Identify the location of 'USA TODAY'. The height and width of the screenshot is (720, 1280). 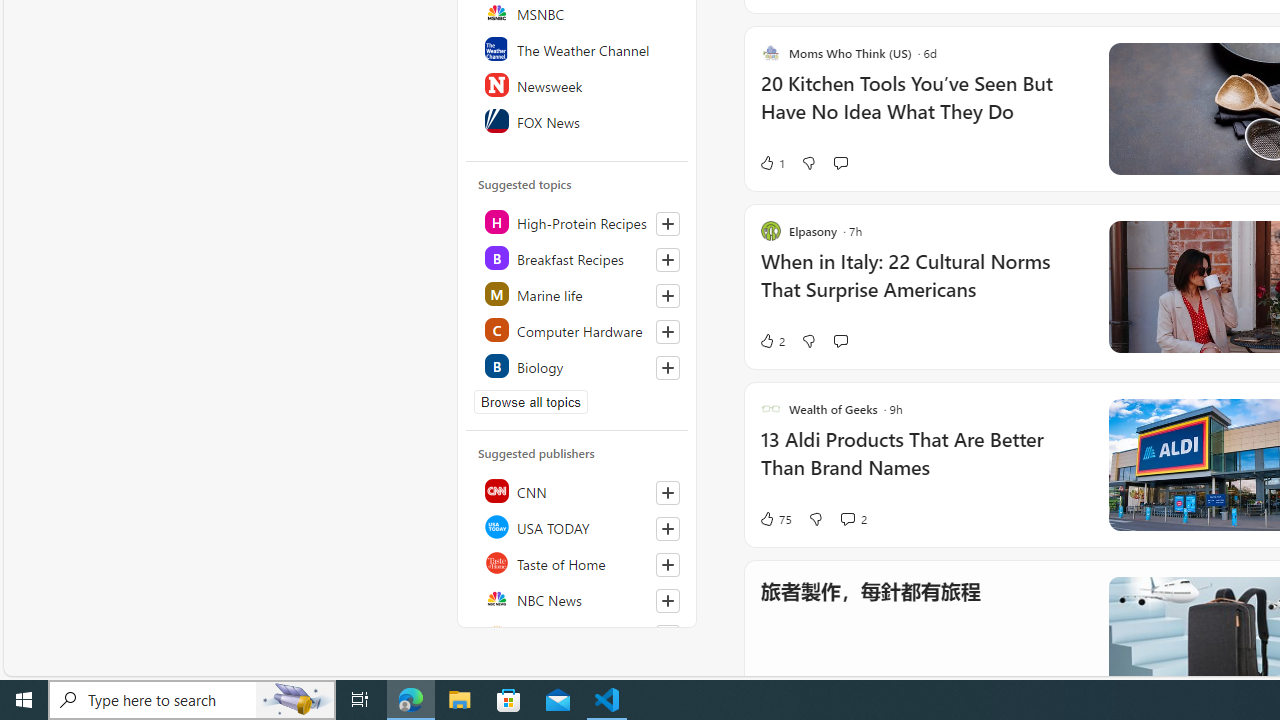
(577, 526).